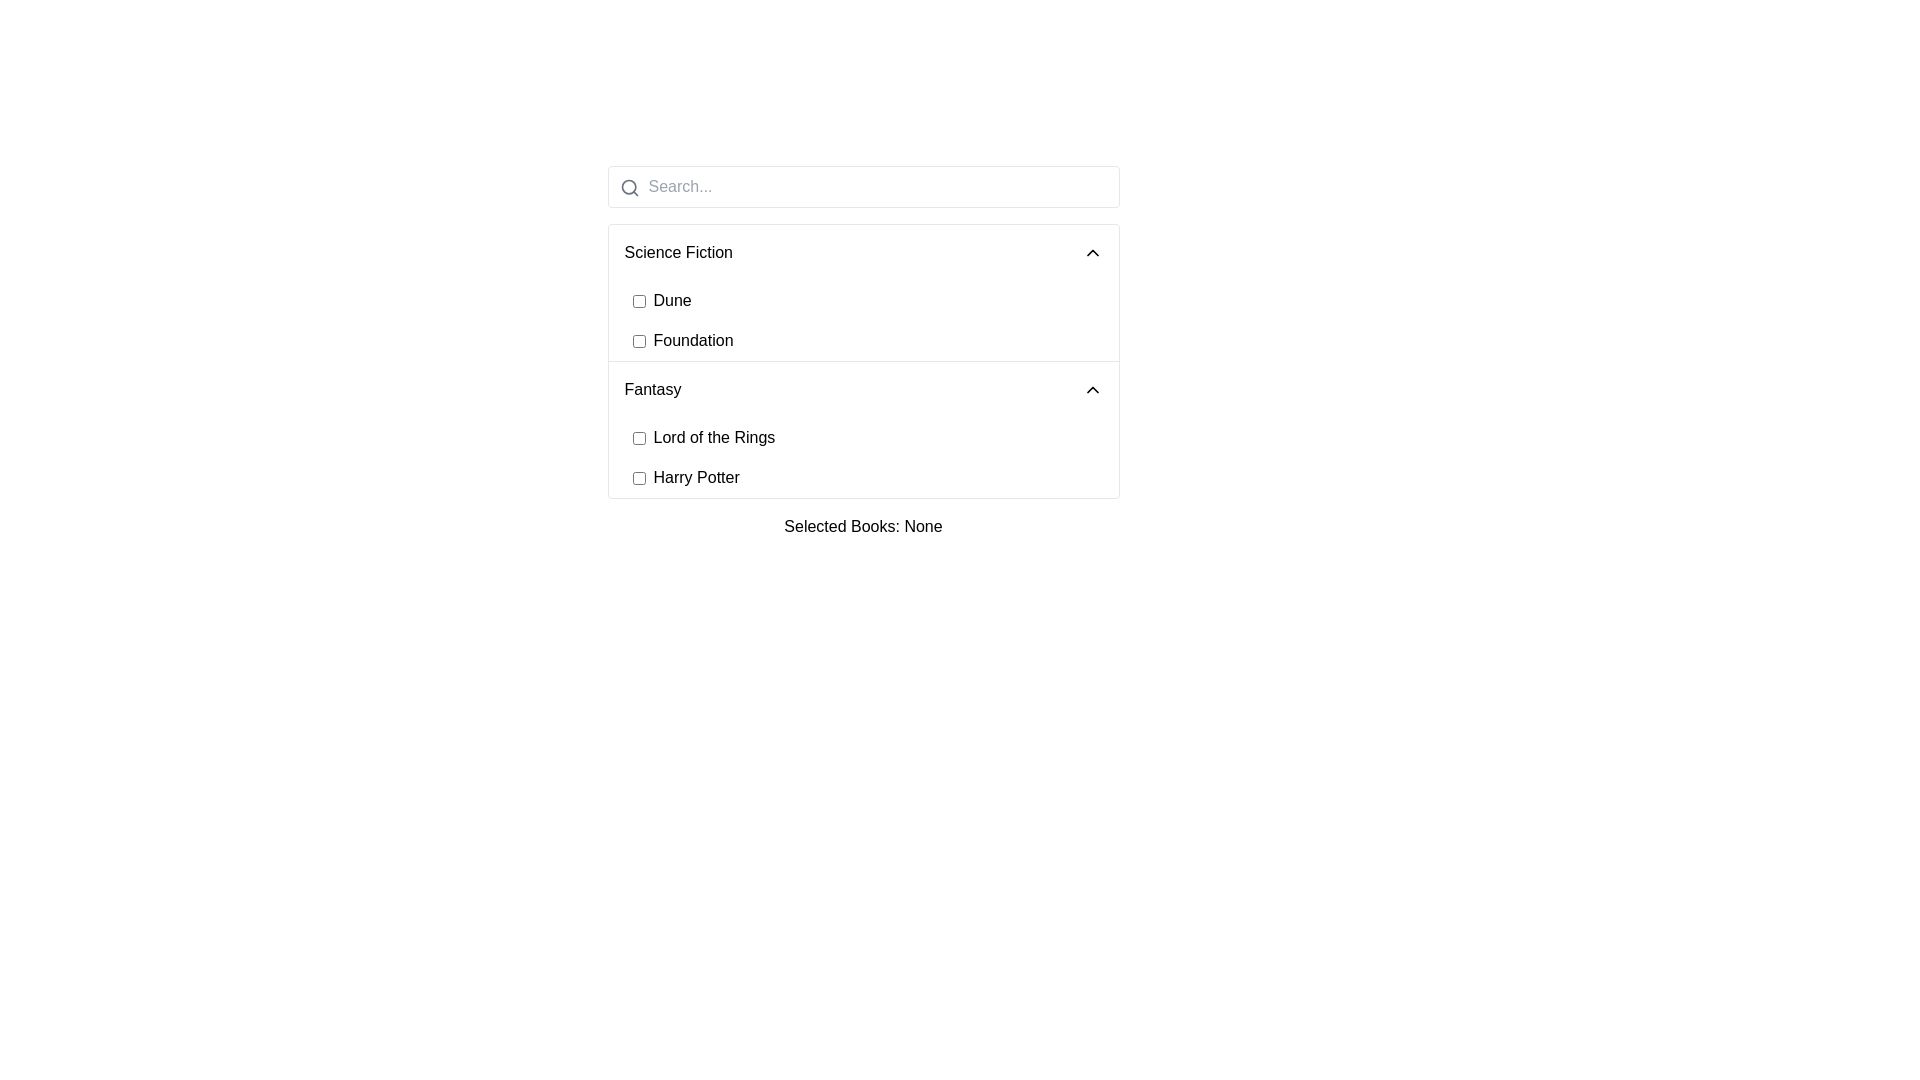 This screenshot has width=1920, height=1080. Describe the element at coordinates (672, 300) in the screenshot. I see `text label displaying 'Dune', which is positioned to the right of a checkbox in the 'Science Fiction' group` at that location.